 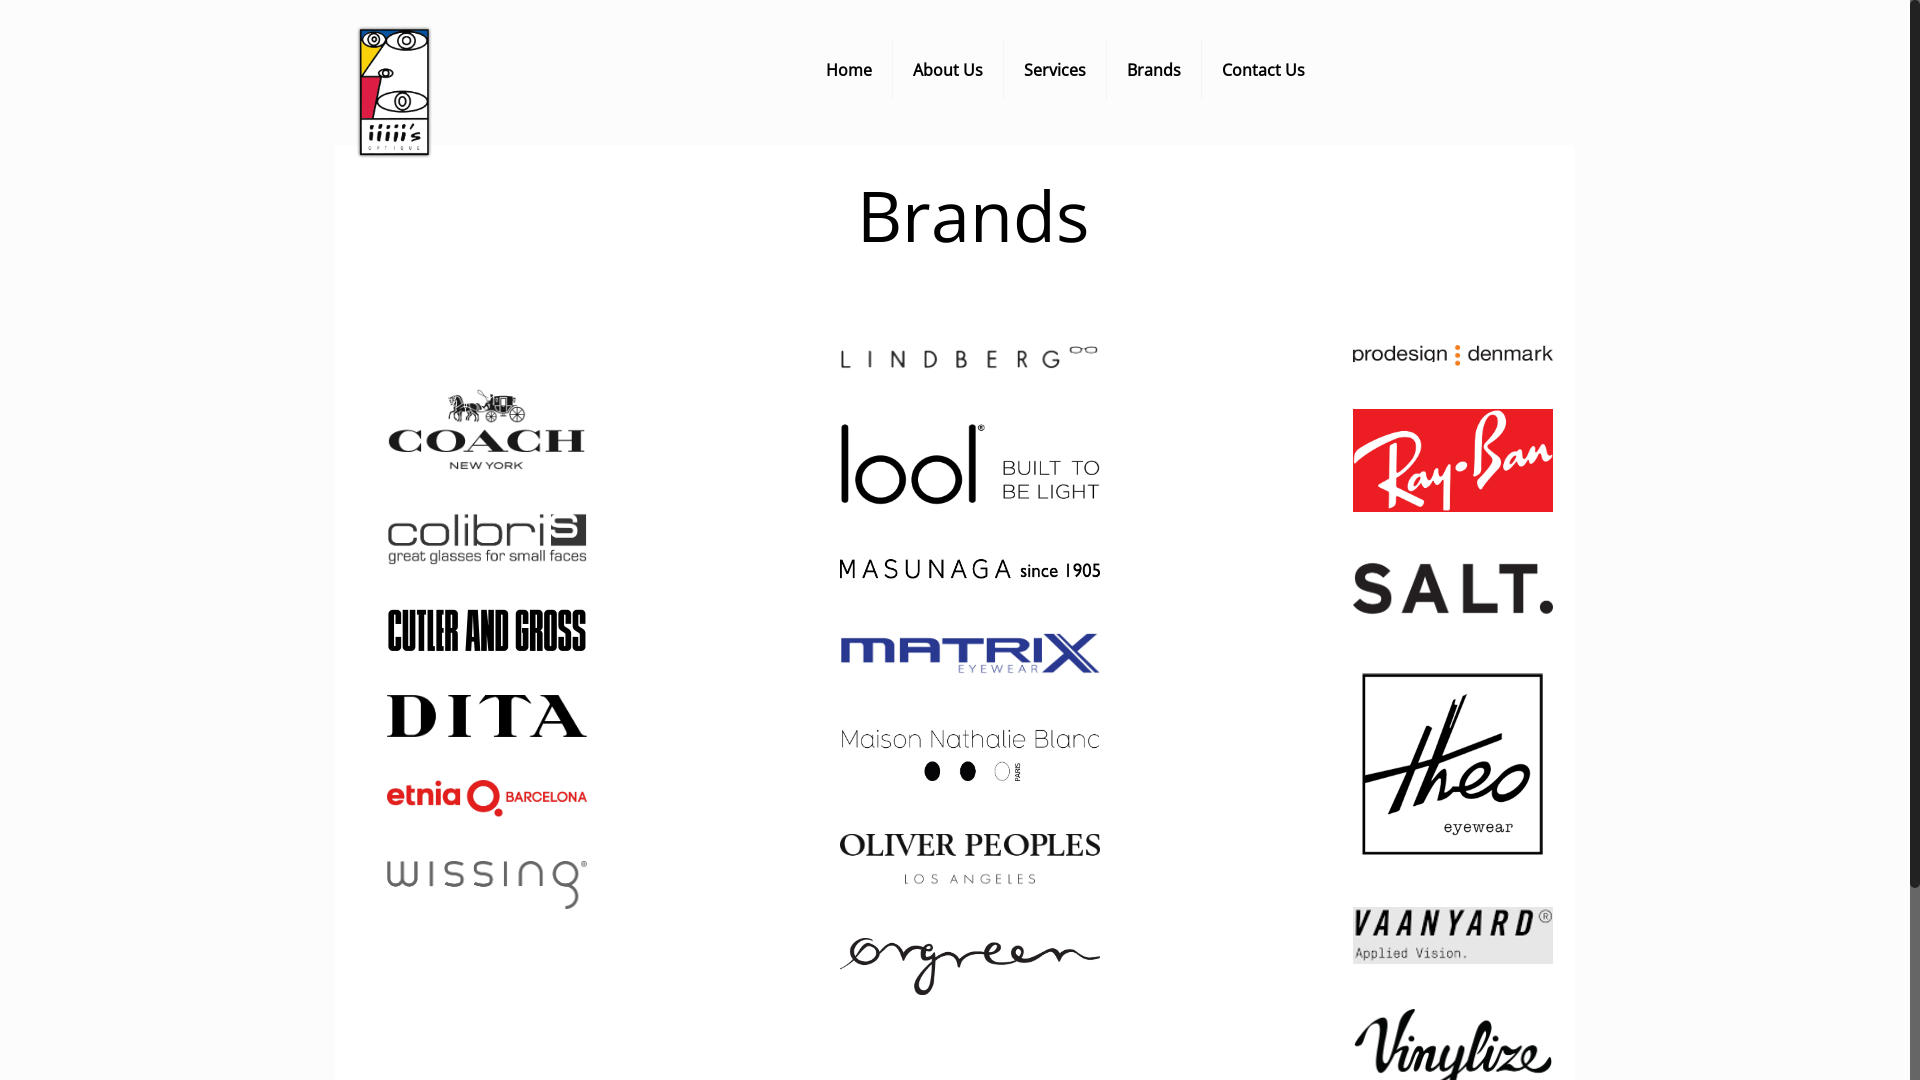 I want to click on 'Contact Us', so click(x=1262, y=68).